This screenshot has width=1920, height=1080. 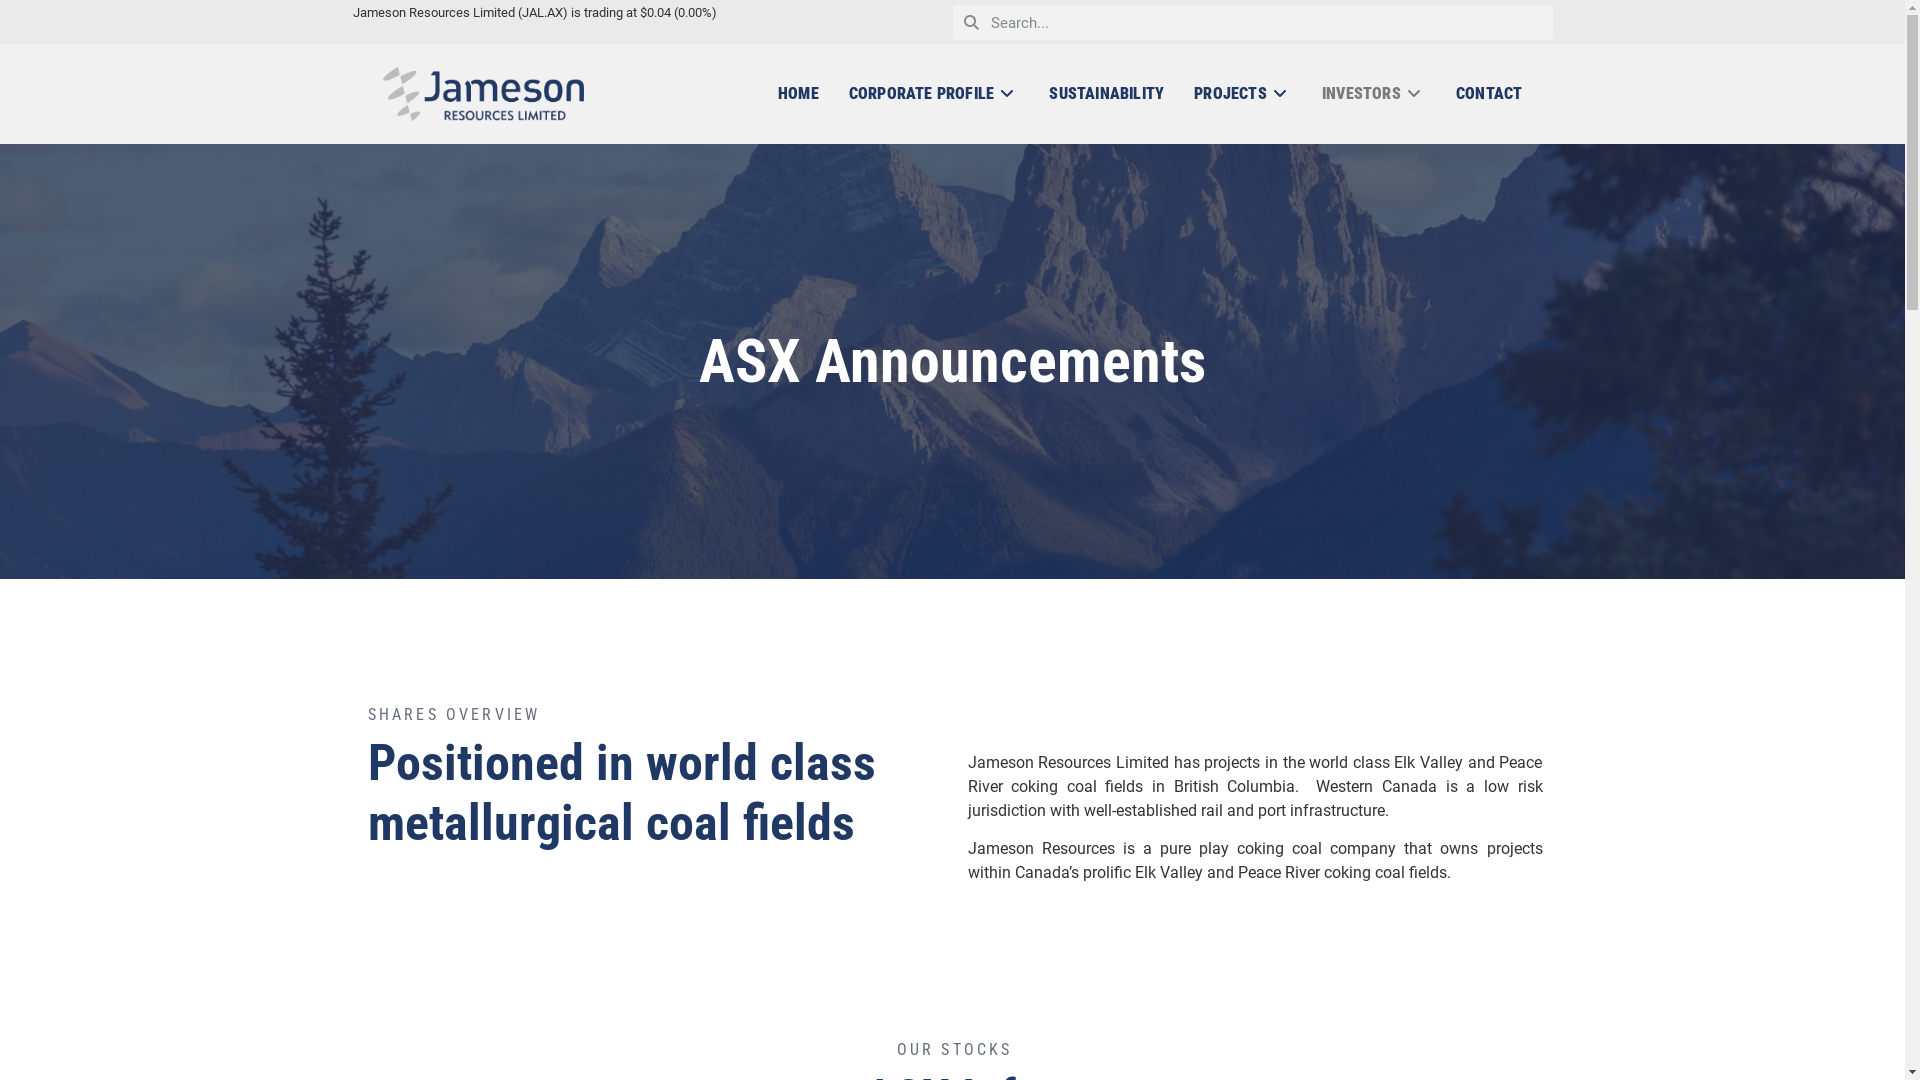 I want to click on 'CORPORATE PROFILE', so click(x=933, y=93).